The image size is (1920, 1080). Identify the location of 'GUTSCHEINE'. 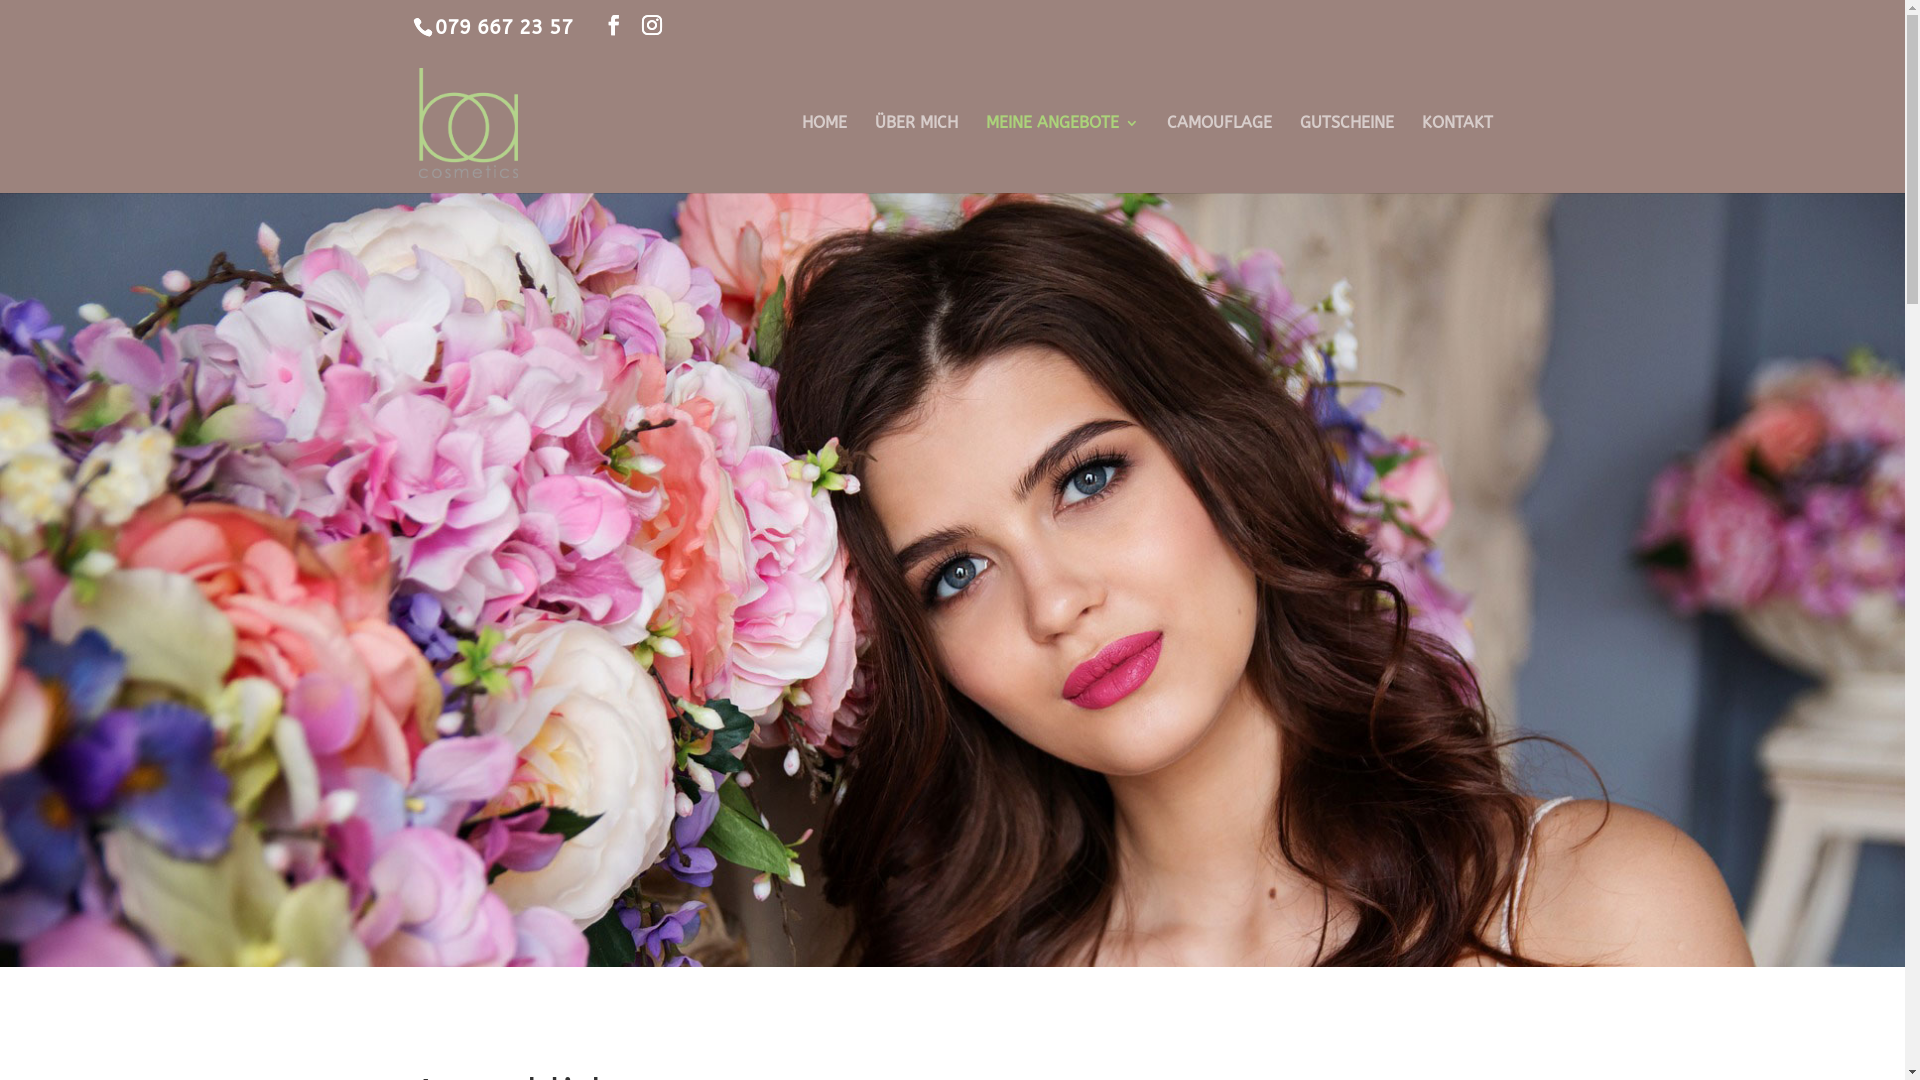
(1347, 153).